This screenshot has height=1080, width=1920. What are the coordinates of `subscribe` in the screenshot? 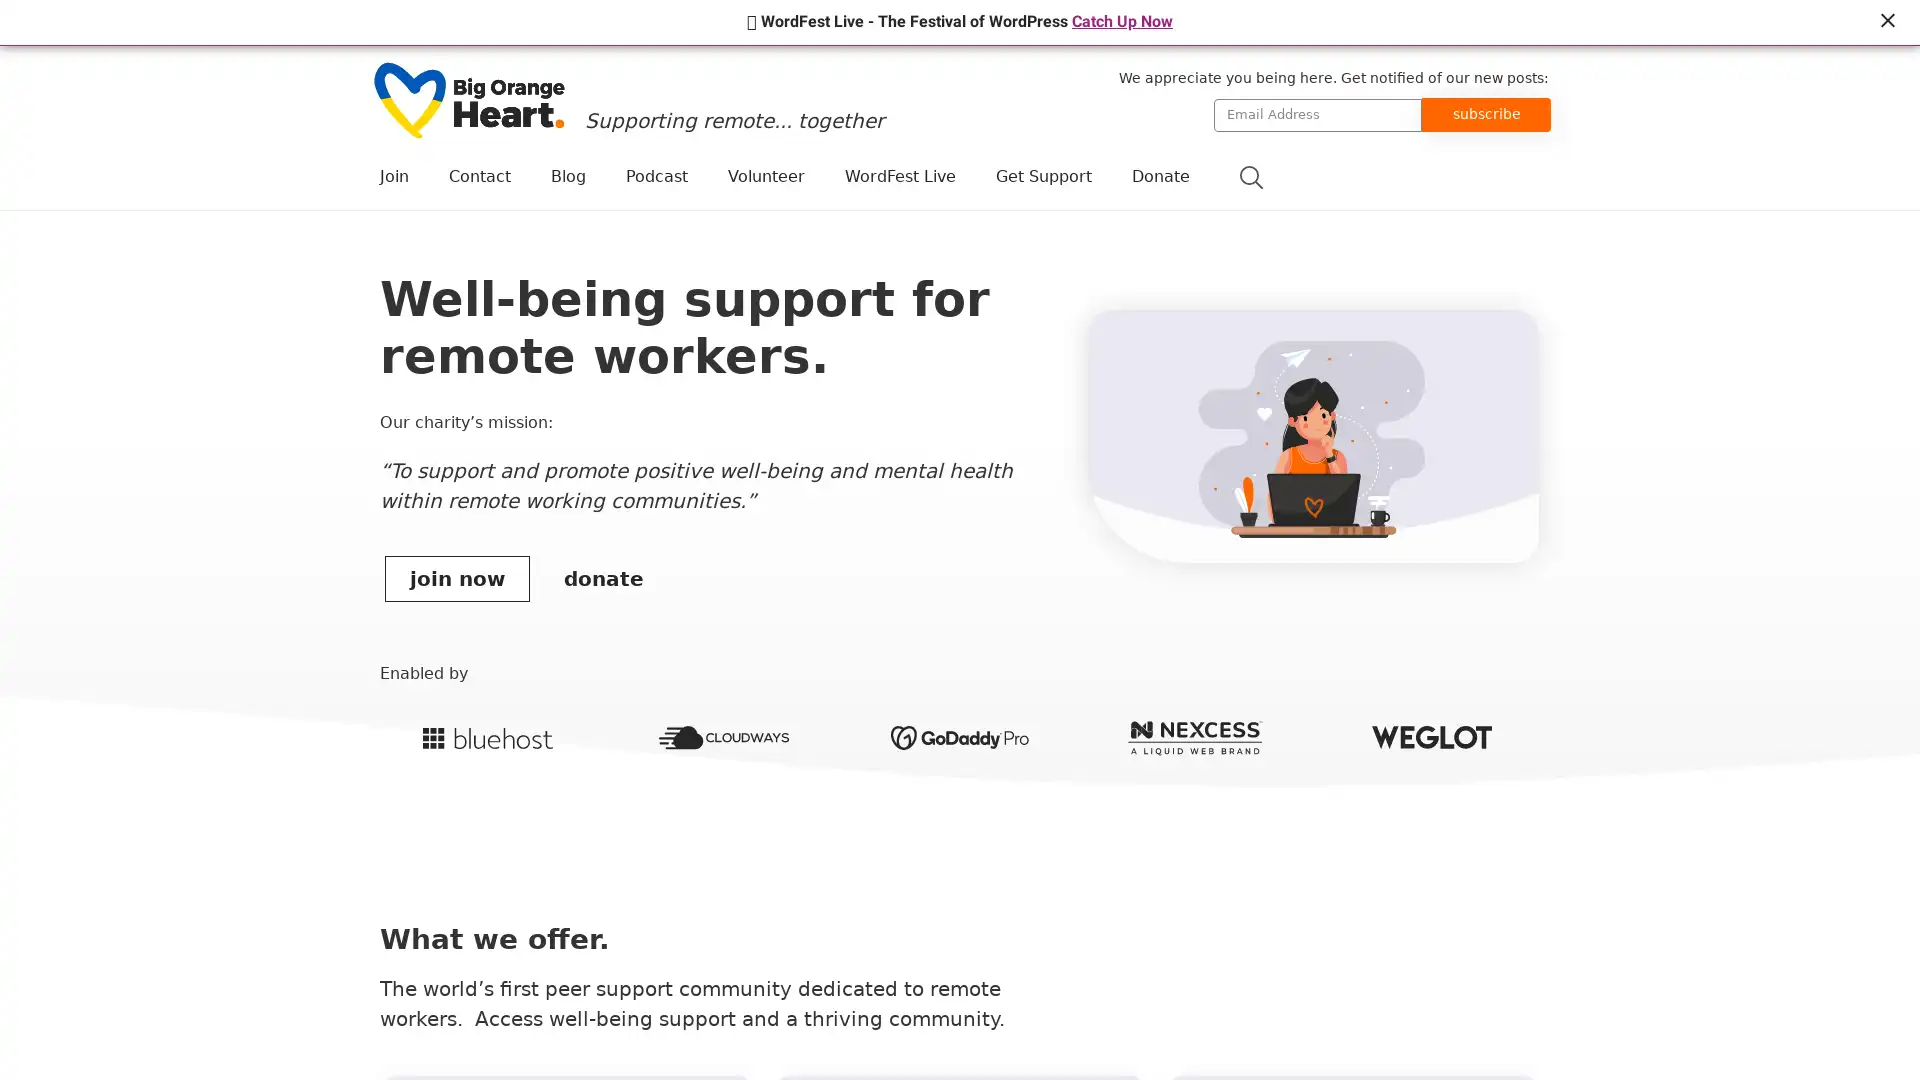 It's located at (1486, 114).